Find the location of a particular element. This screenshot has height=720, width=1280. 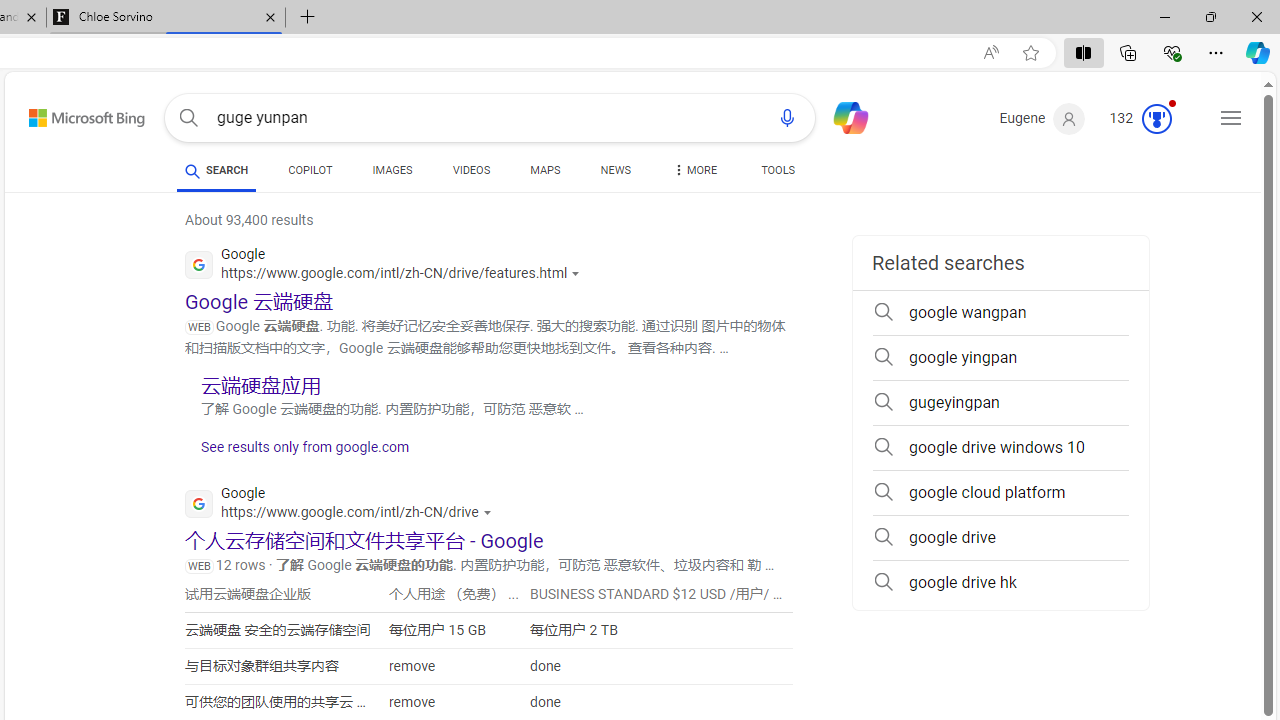

'Restore' is located at coordinates (1209, 16).